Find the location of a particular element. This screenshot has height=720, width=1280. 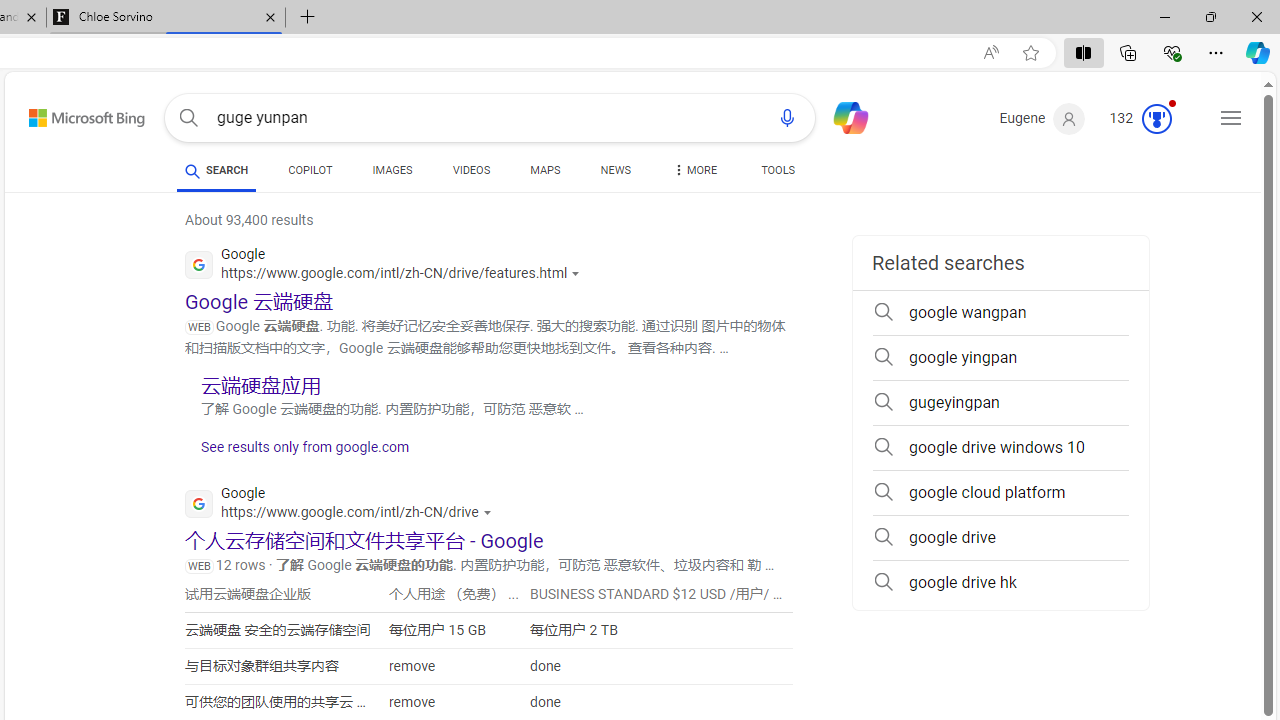

'Restore' is located at coordinates (1209, 16).